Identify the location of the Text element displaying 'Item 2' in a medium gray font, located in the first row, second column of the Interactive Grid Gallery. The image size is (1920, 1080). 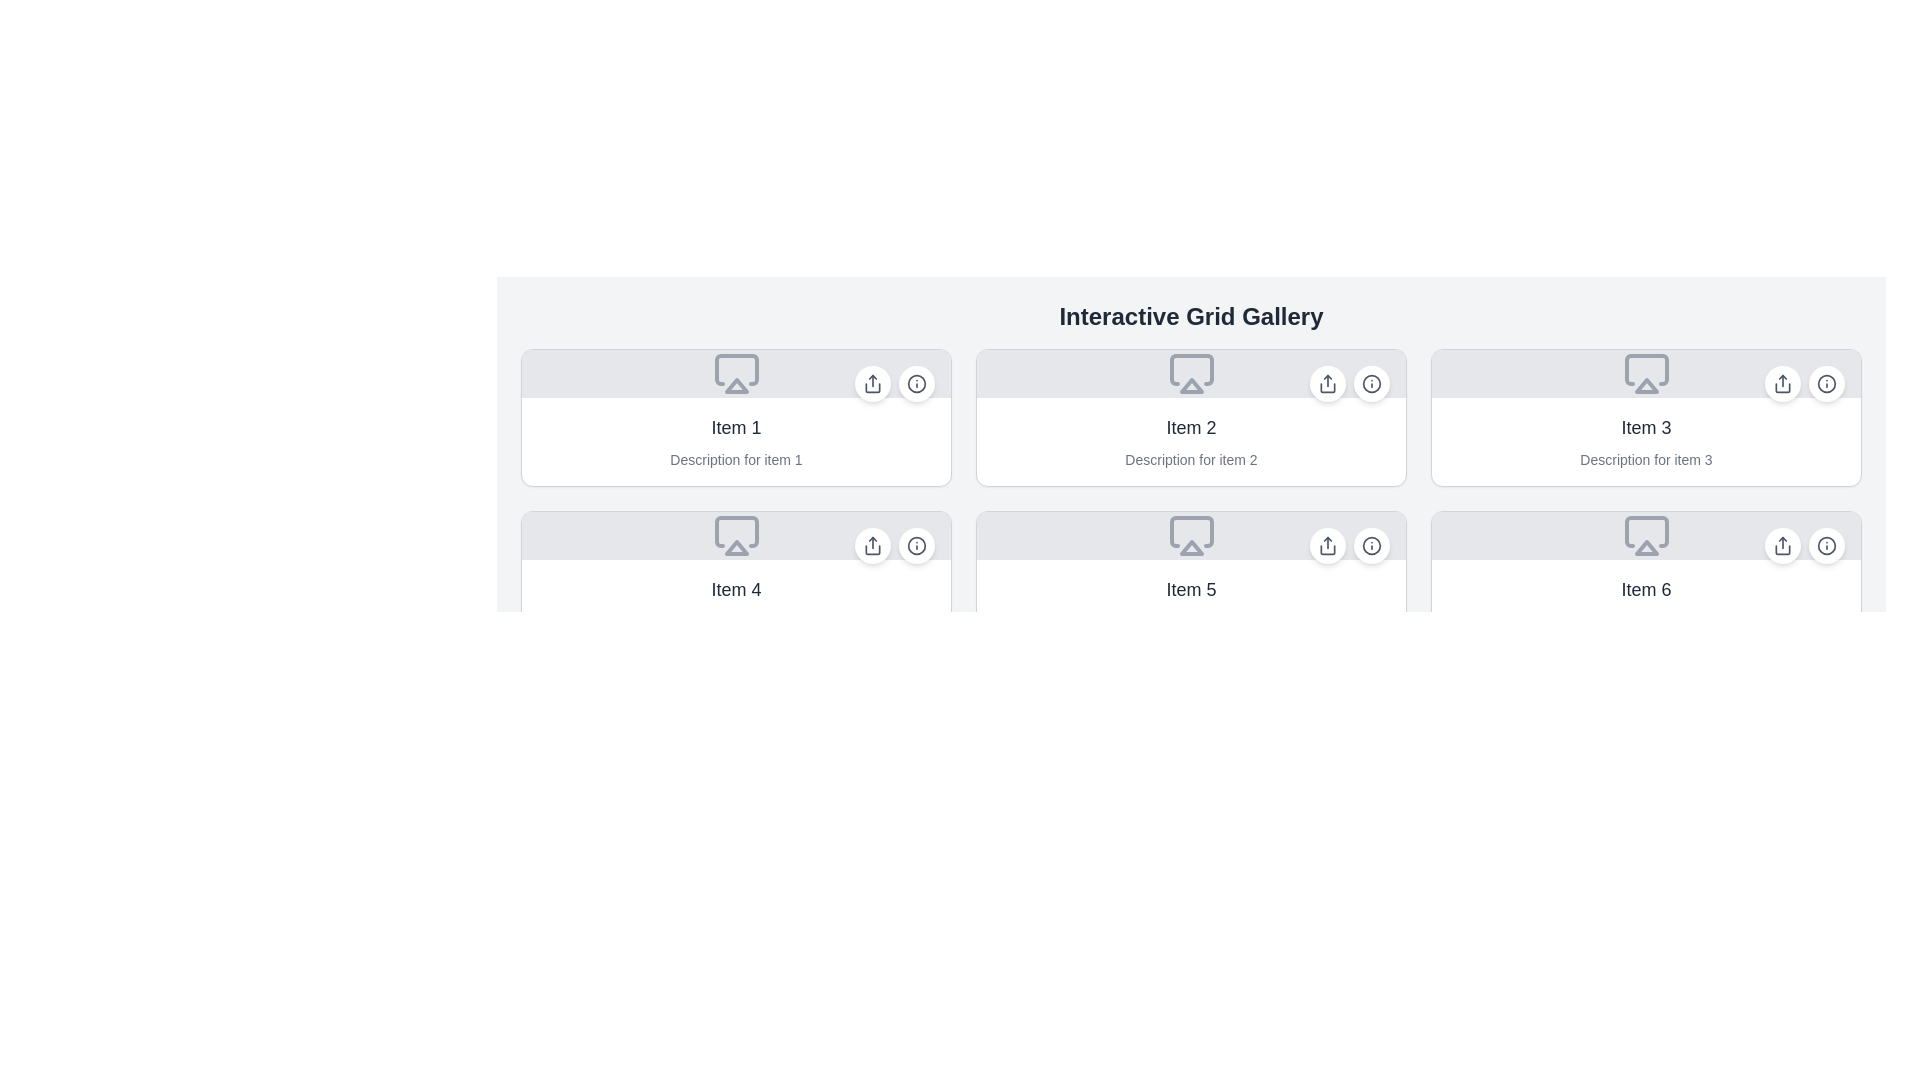
(1191, 427).